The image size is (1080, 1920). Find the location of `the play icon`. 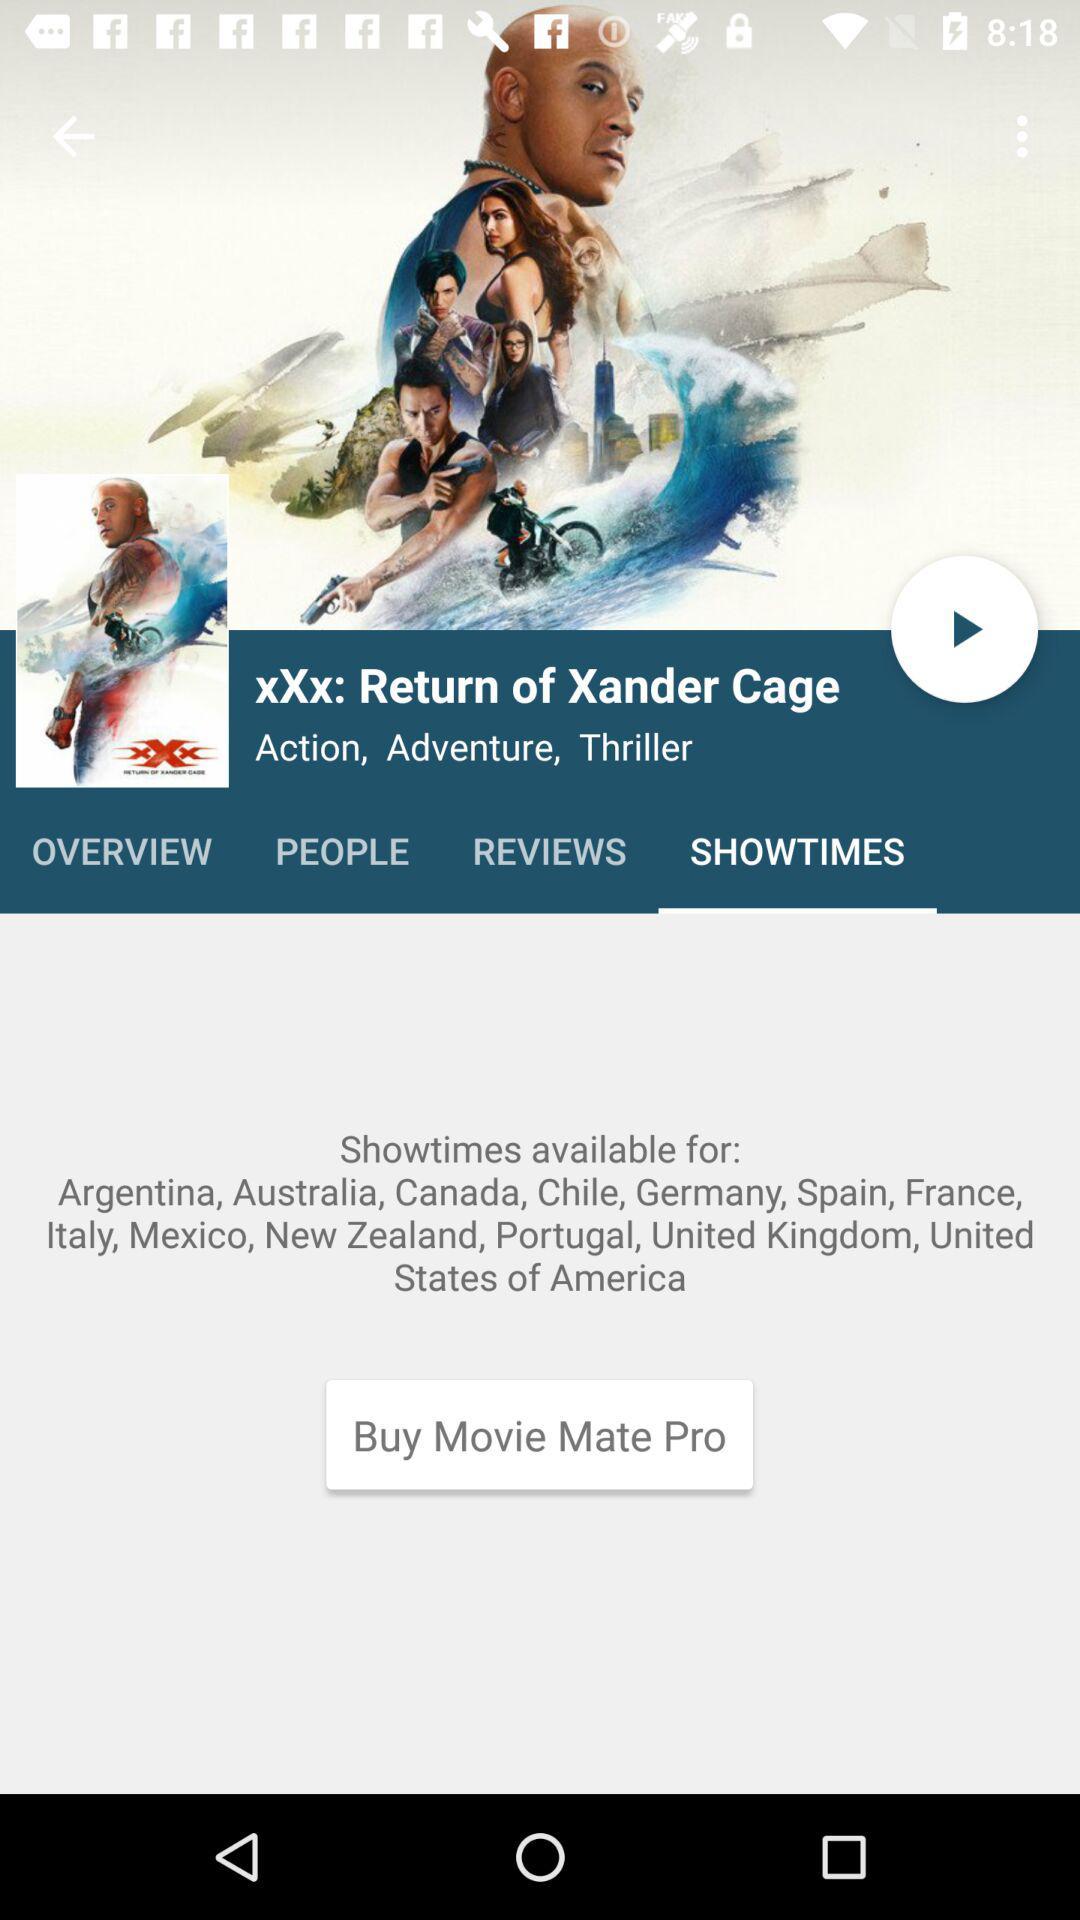

the play icon is located at coordinates (963, 628).